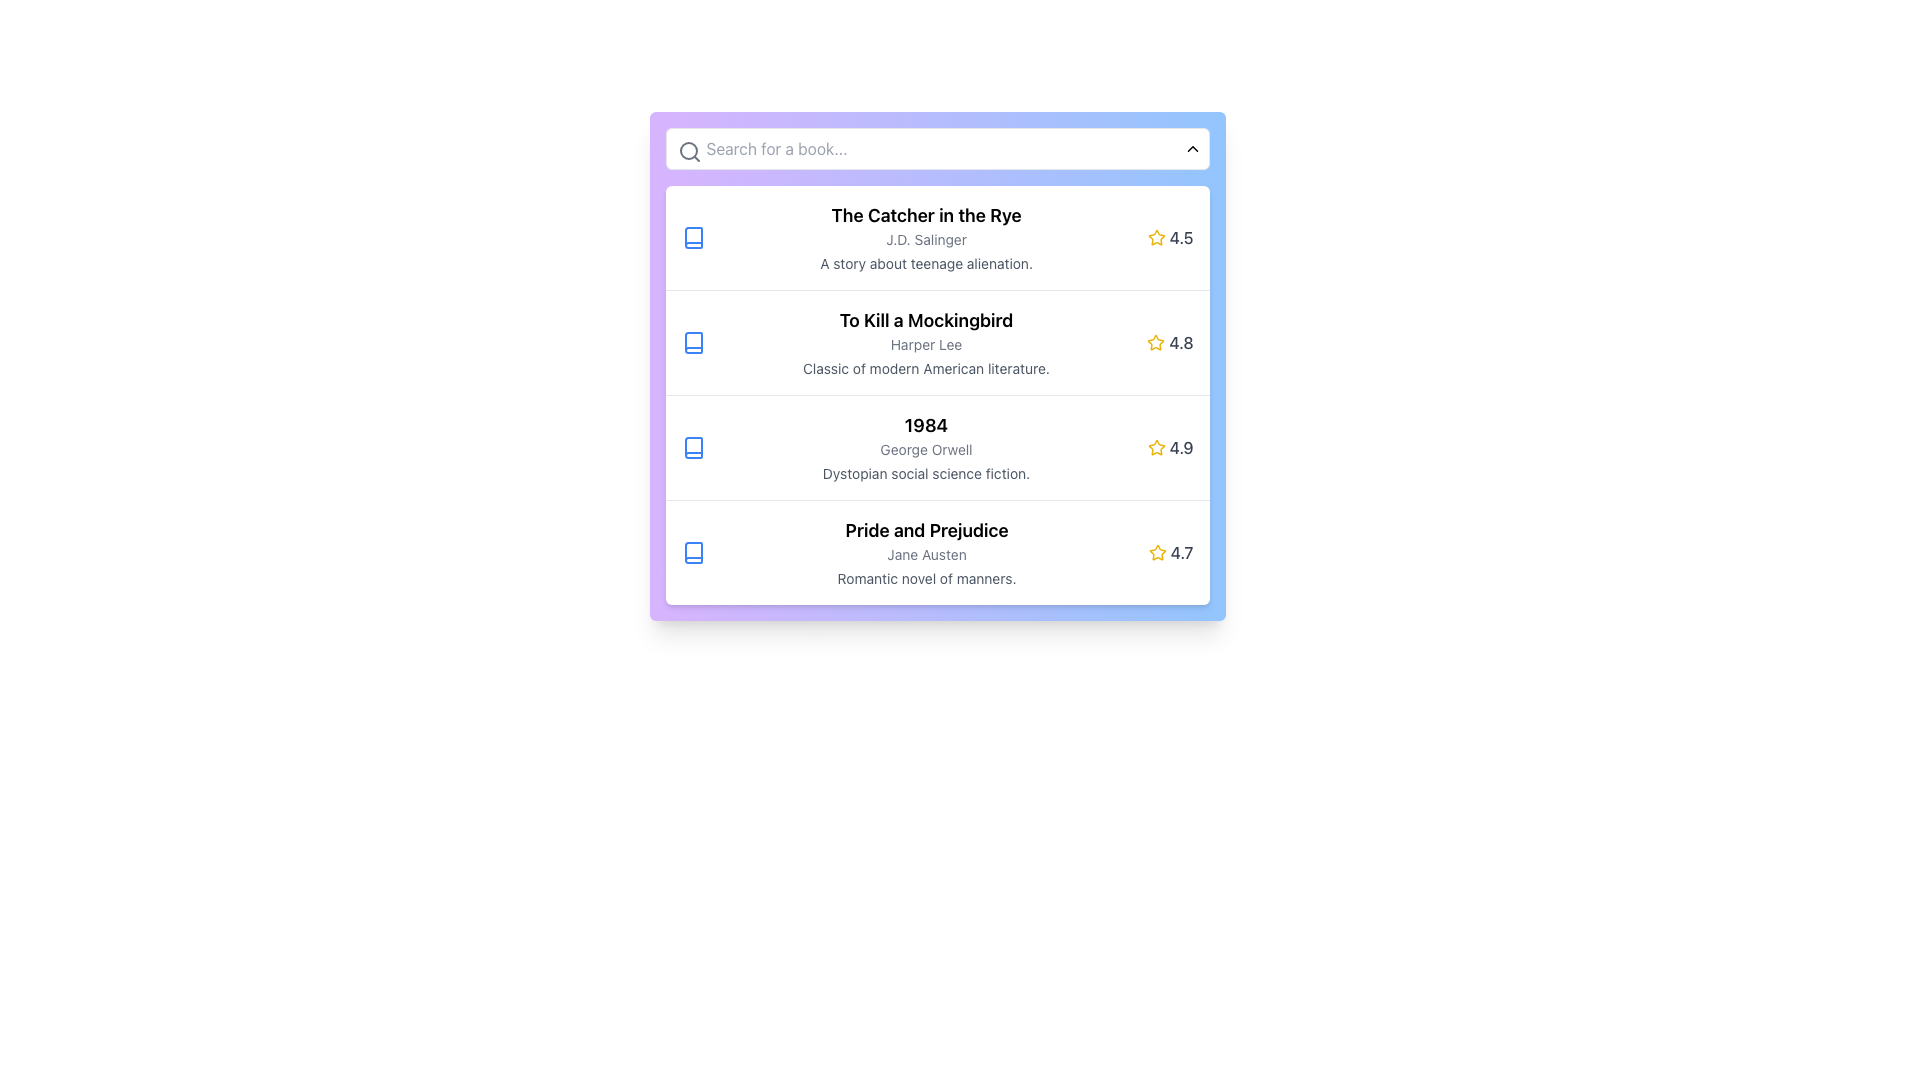  I want to click on the static text element displaying the title of the book, located within the content block above the author name 'Jane Austen' and below the entry for '1984', so click(925, 530).